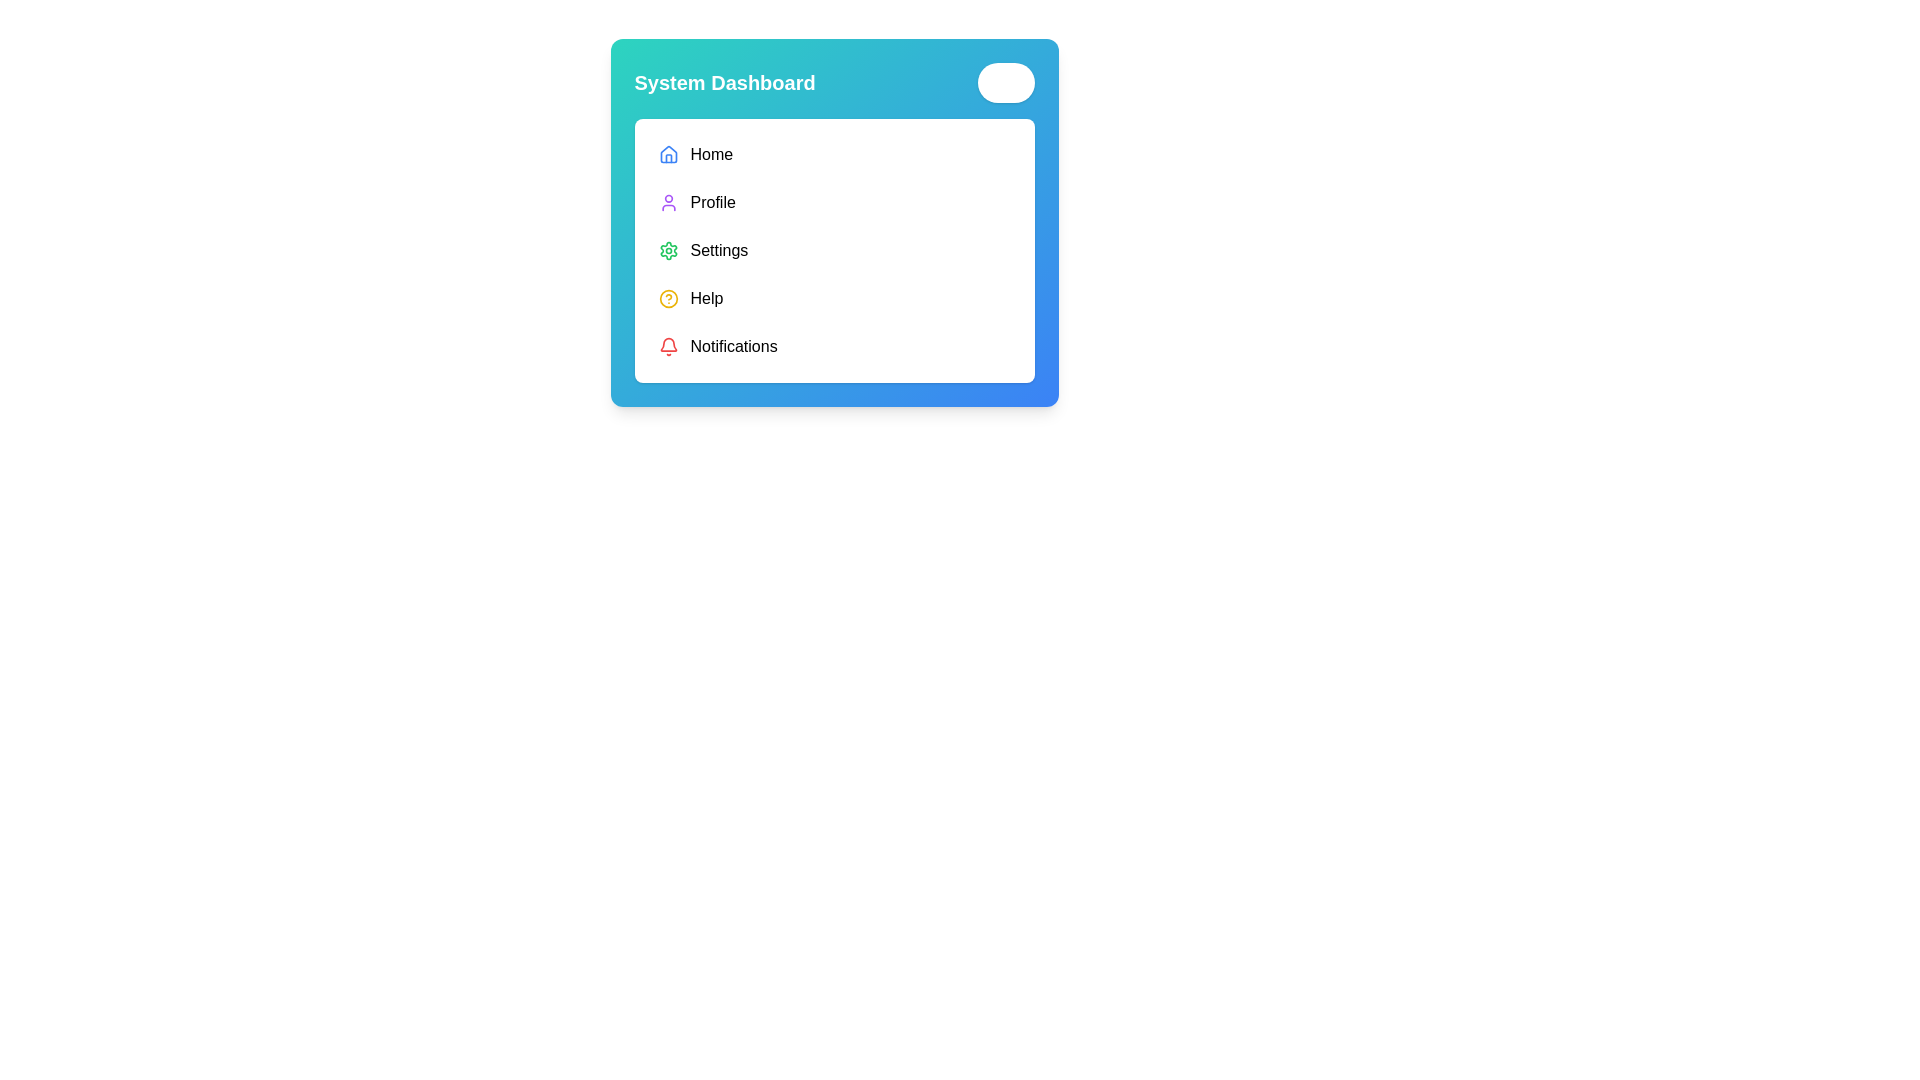  I want to click on the green cogwheel icon, so click(668, 249).